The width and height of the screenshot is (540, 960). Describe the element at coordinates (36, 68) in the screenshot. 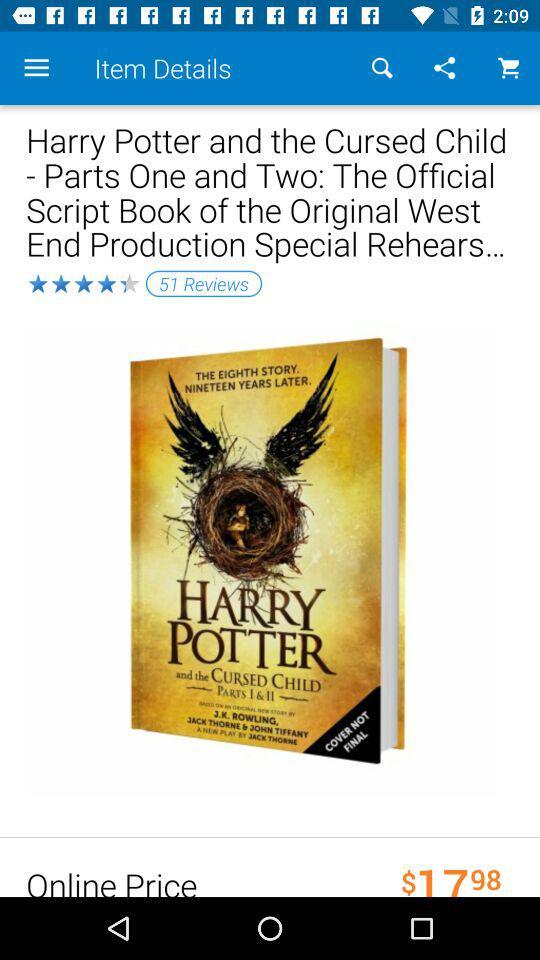

I see `the icon next to item details icon` at that location.